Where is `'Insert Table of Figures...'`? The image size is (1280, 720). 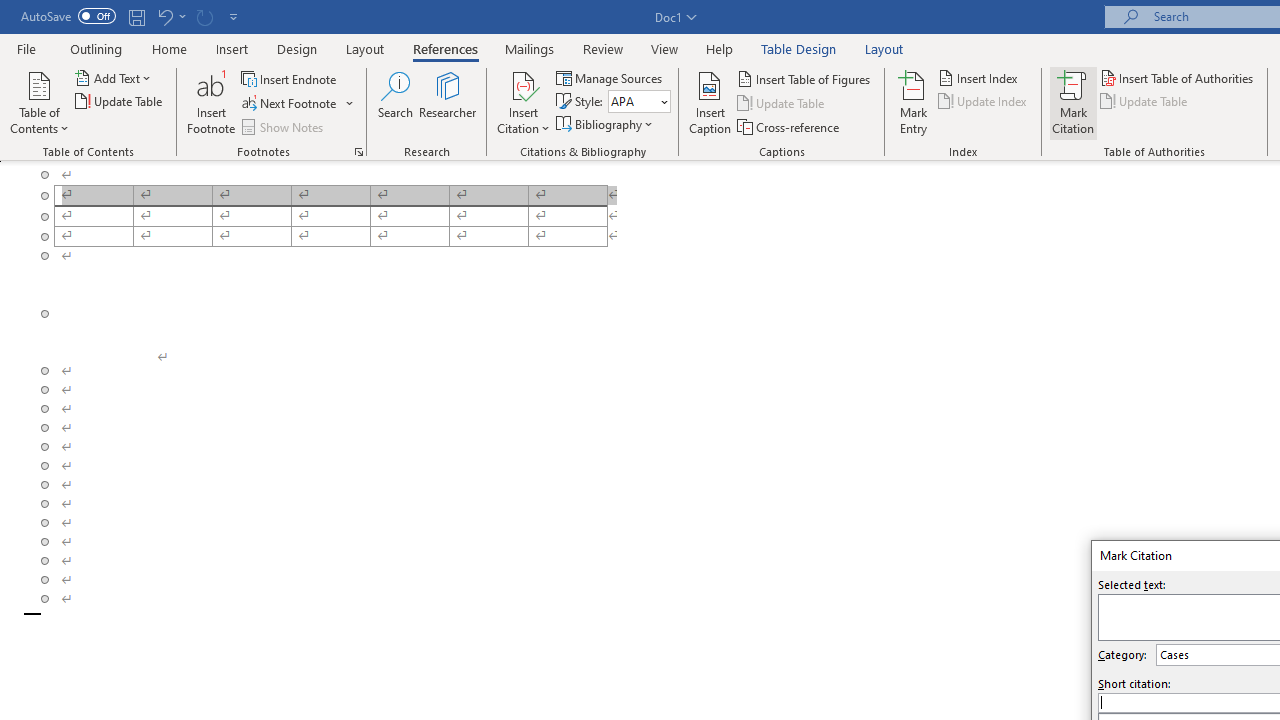 'Insert Table of Figures...' is located at coordinates (805, 78).